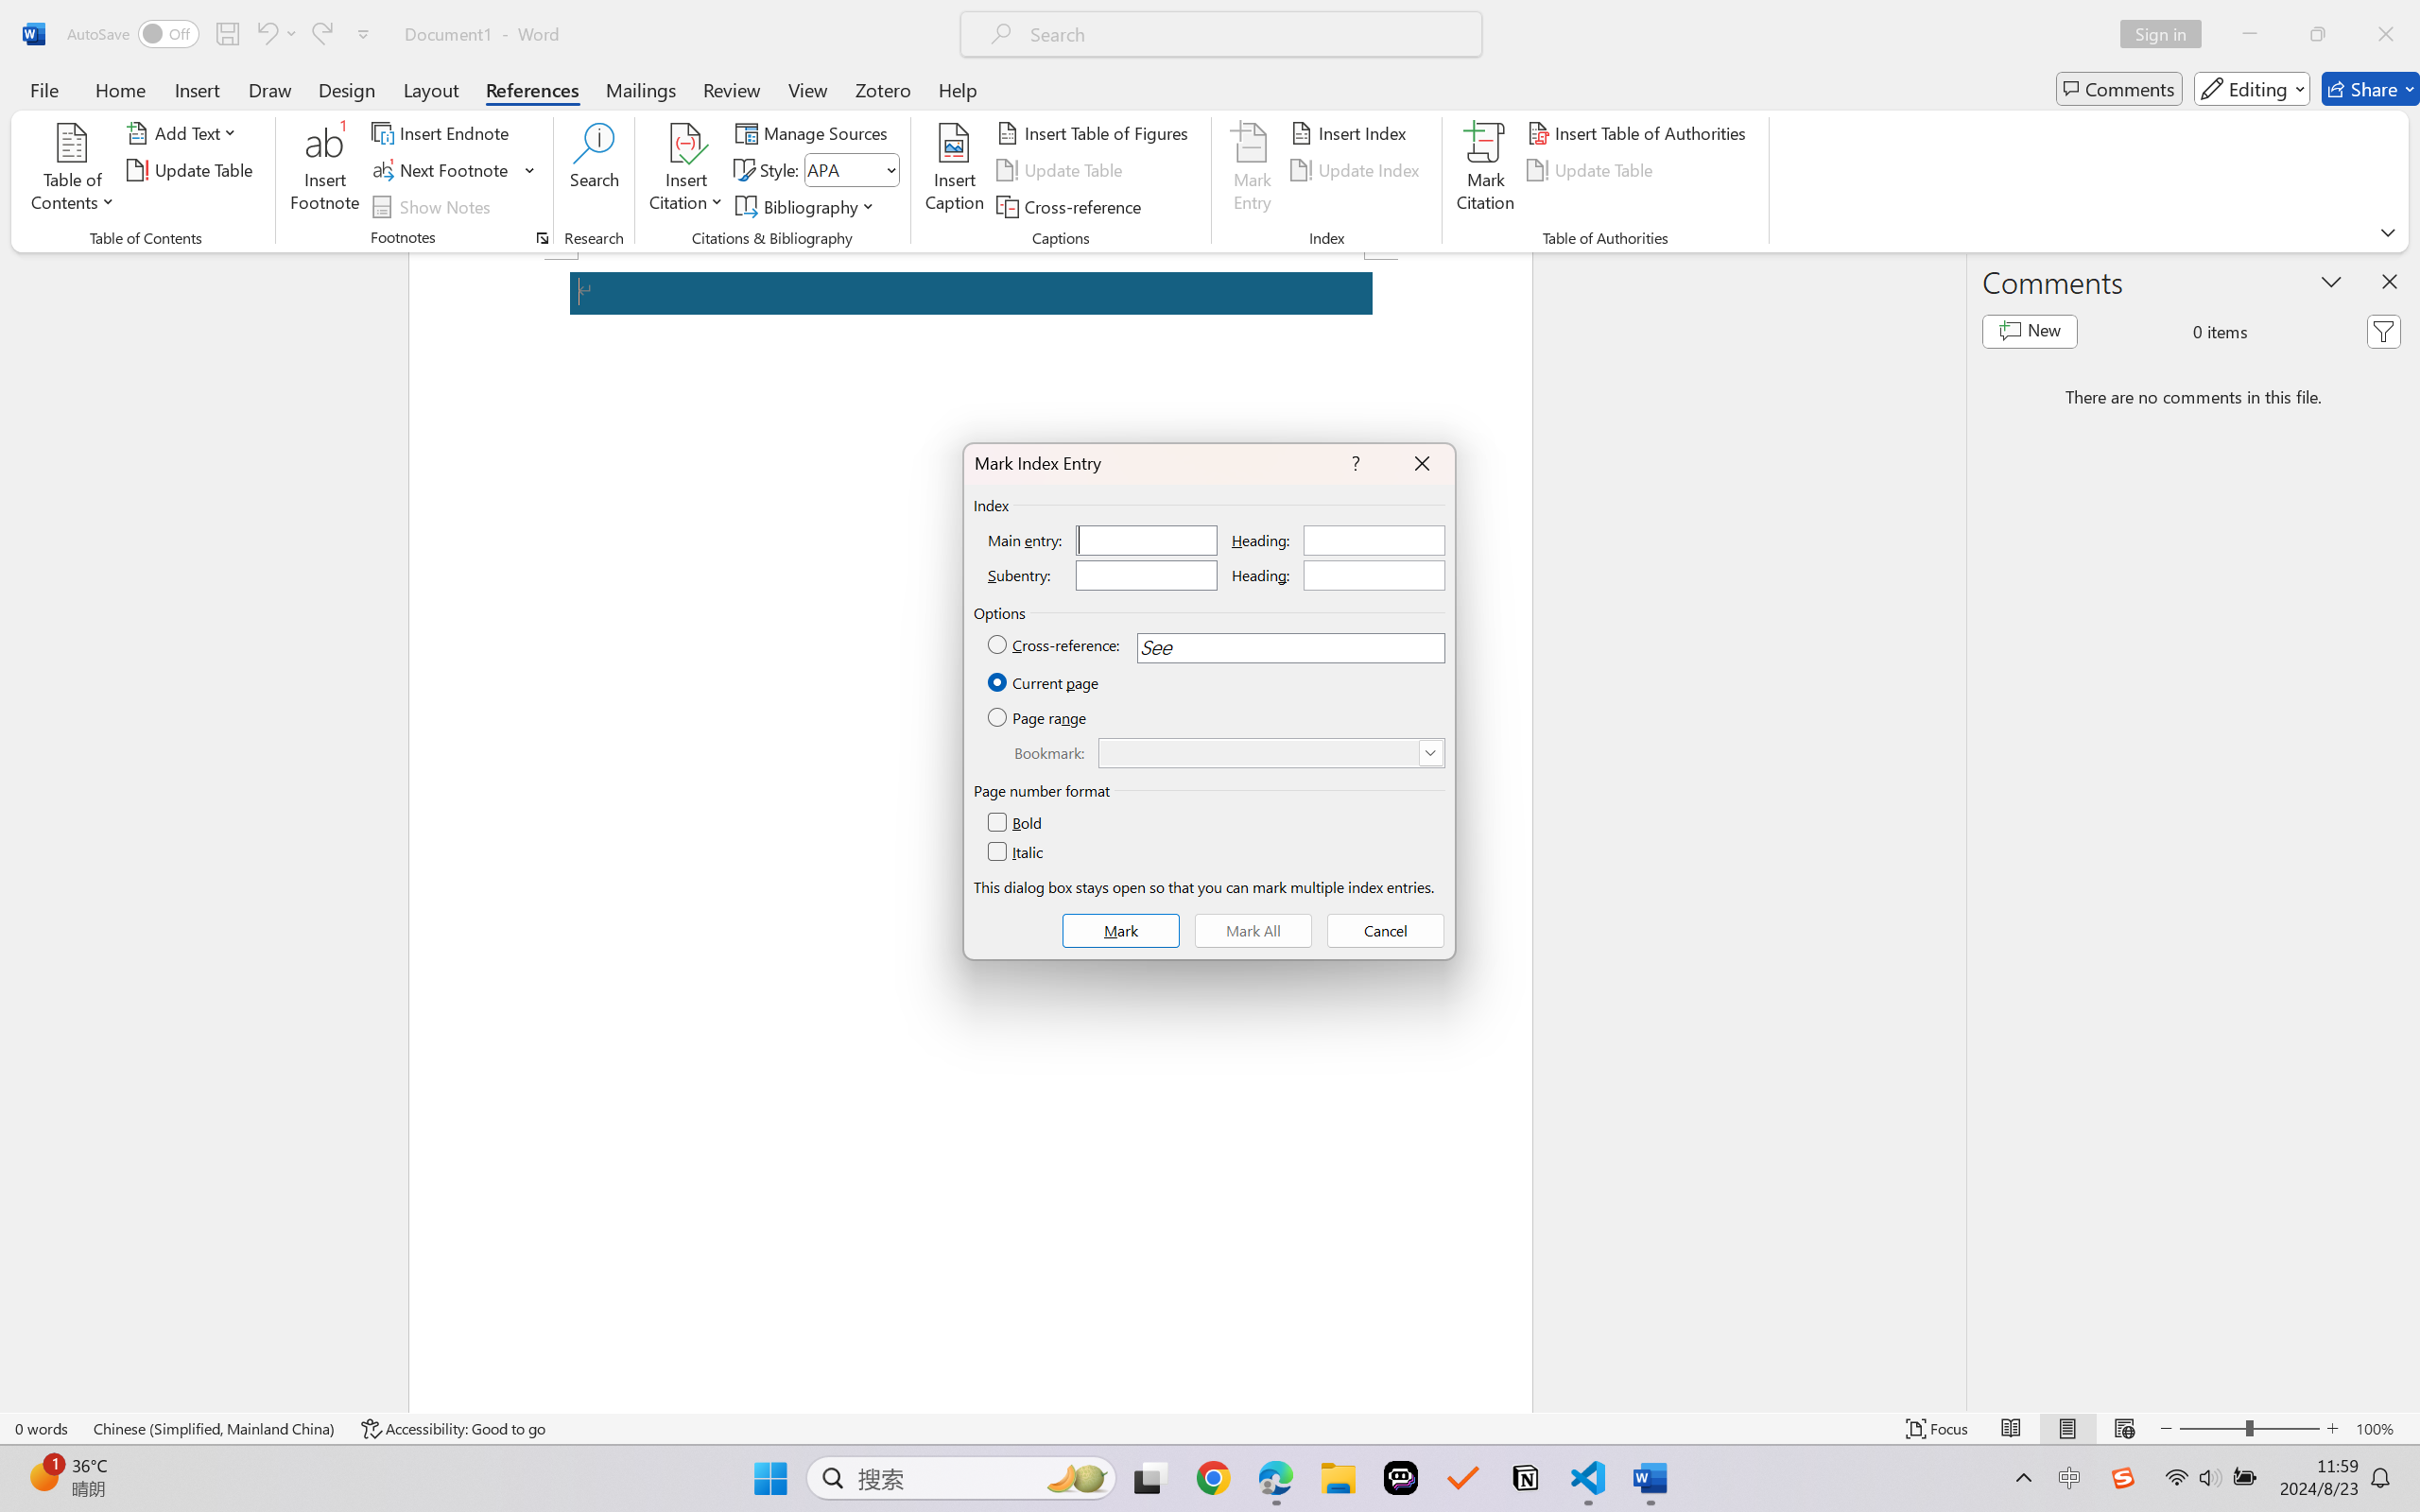 This screenshot has width=2420, height=1512. I want to click on 'Undo Apply Quick Style Set', so click(274, 33).